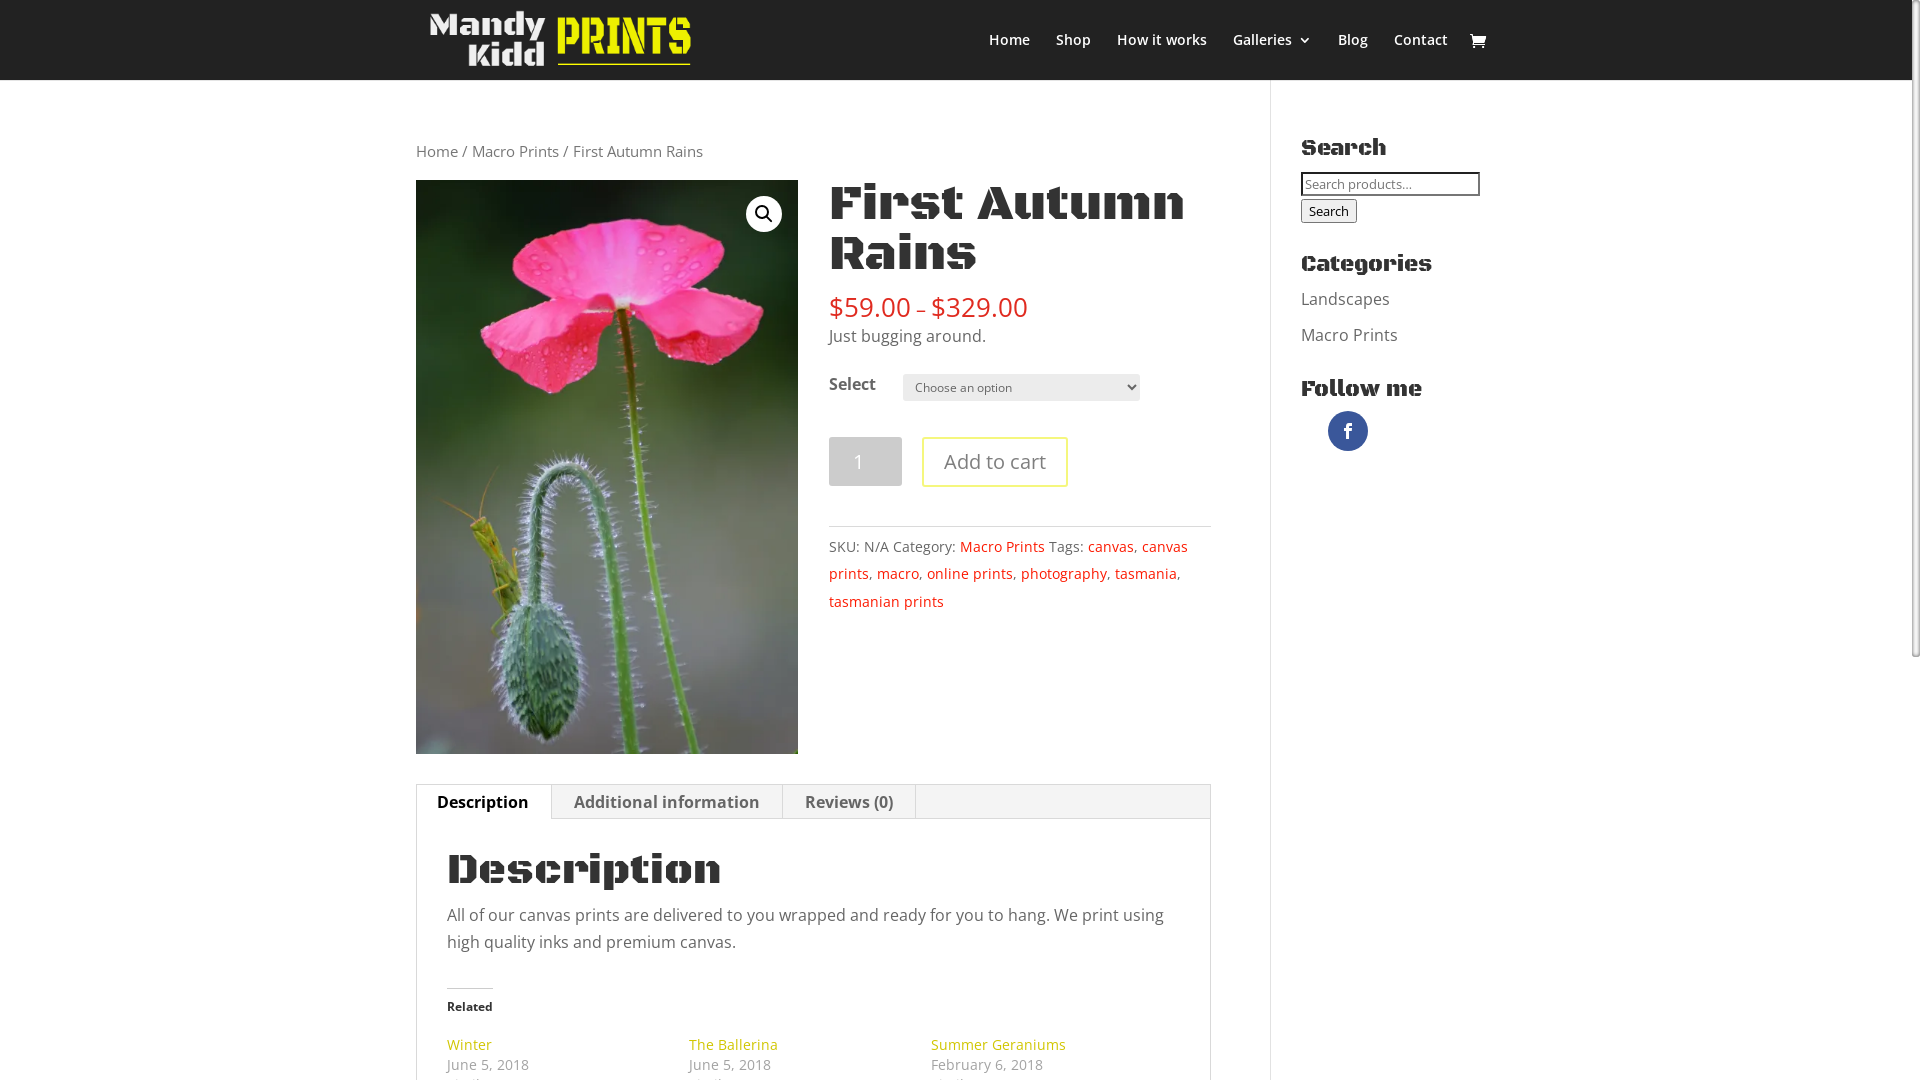 This screenshot has width=1920, height=1080. I want to click on 'Summer Geraniums', so click(998, 1043).